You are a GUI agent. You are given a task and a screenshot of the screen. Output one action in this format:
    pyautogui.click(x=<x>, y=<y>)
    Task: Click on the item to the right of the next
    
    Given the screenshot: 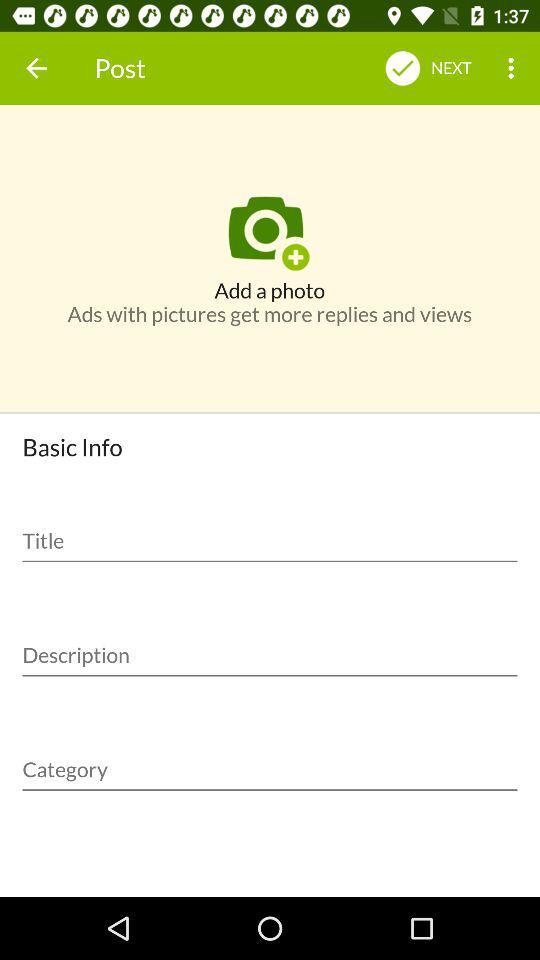 What is the action you would take?
    pyautogui.click(x=513, y=68)
    